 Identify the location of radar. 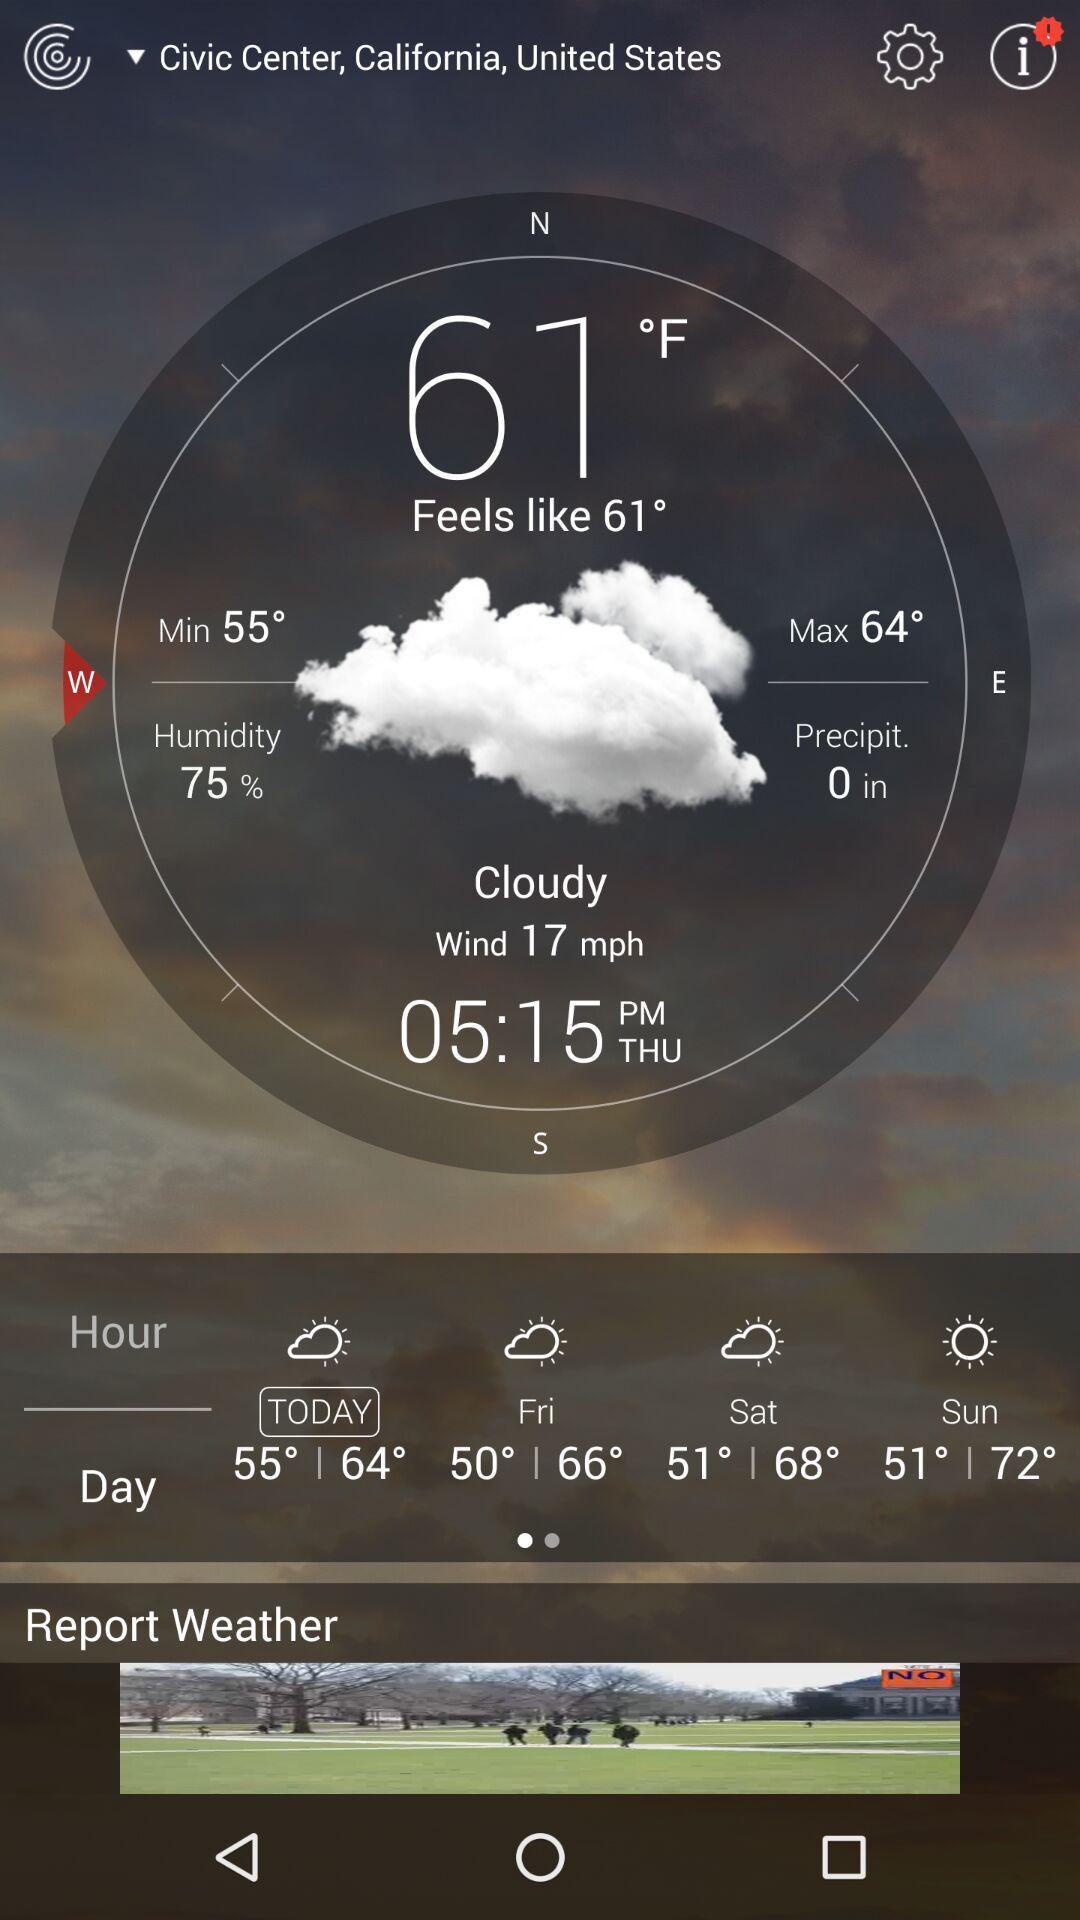
(55, 56).